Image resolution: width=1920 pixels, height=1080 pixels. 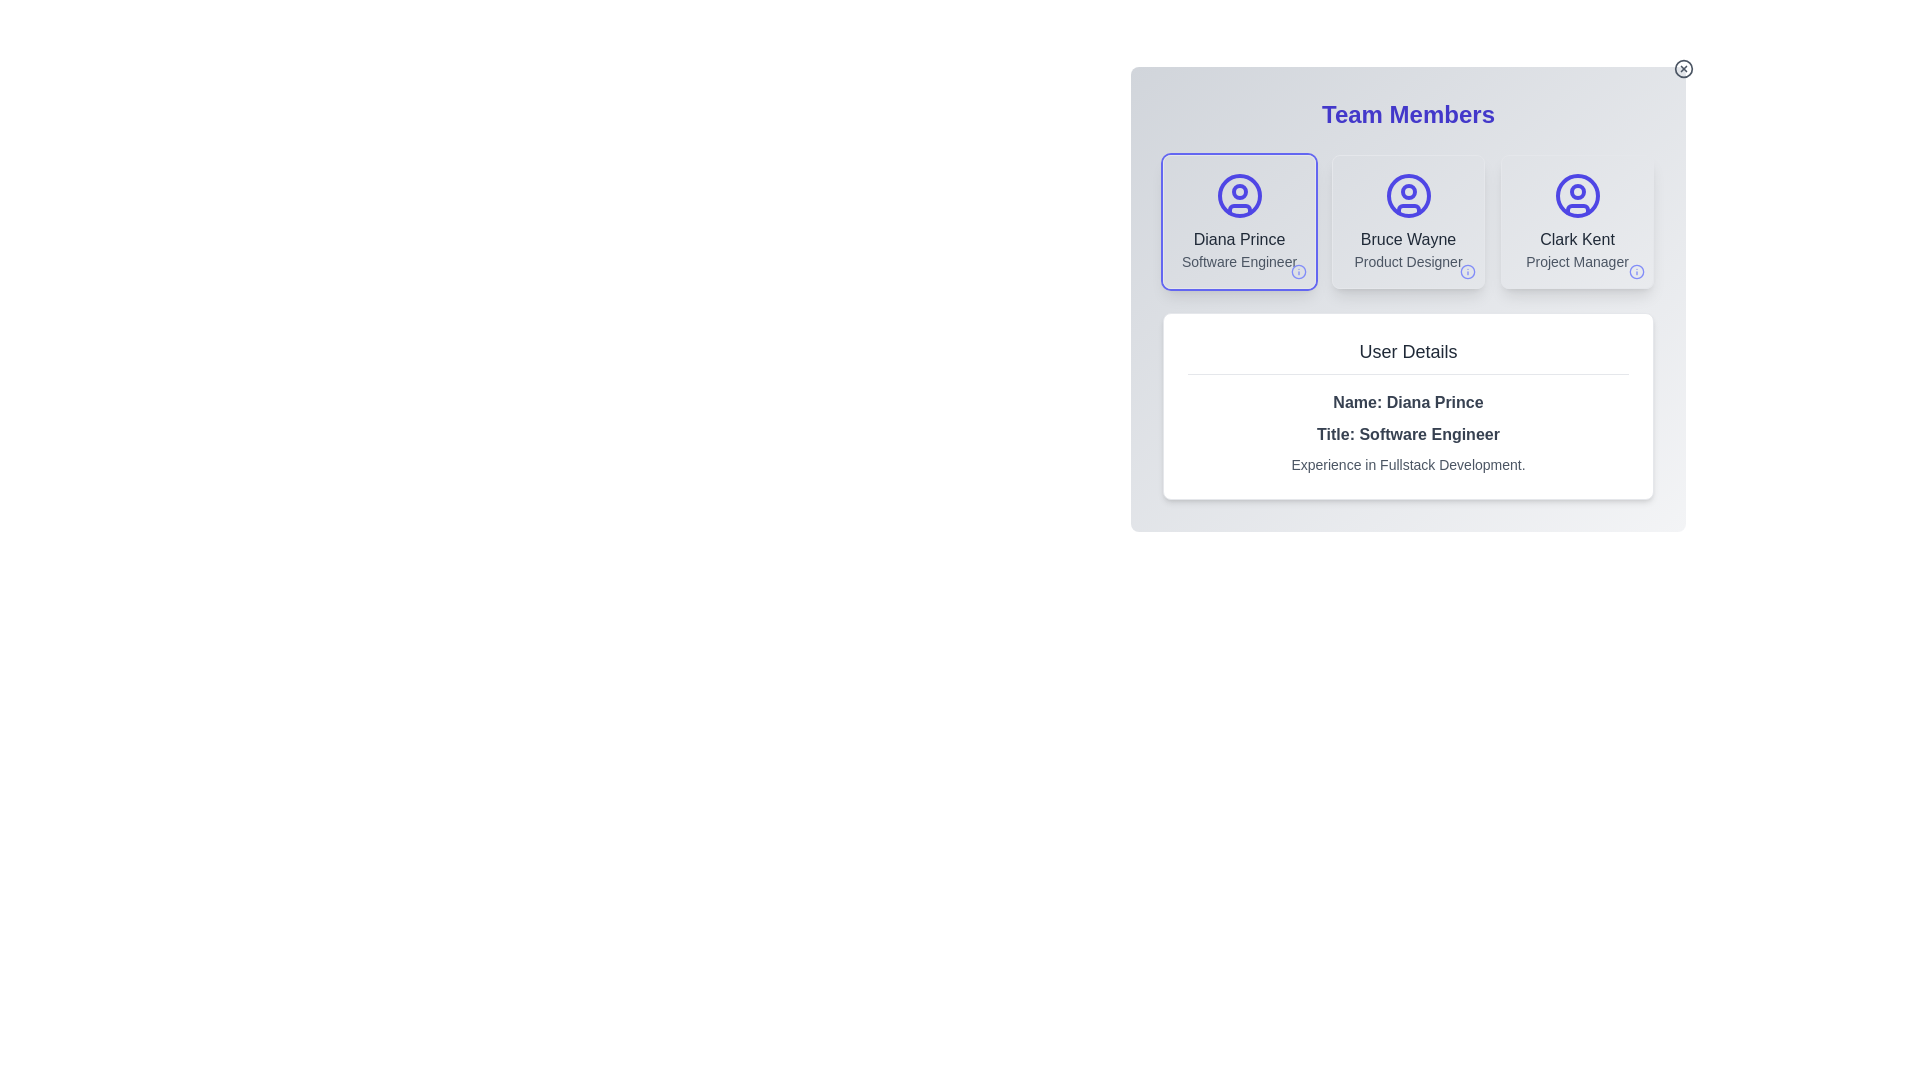 What do you see at coordinates (1576, 261) in the screenshot?
I see `the 'Project Manager' text label, which is displayed in gray below the name 'Clark Kent' in the staff information card layout` at bounding box center [1576, 261].